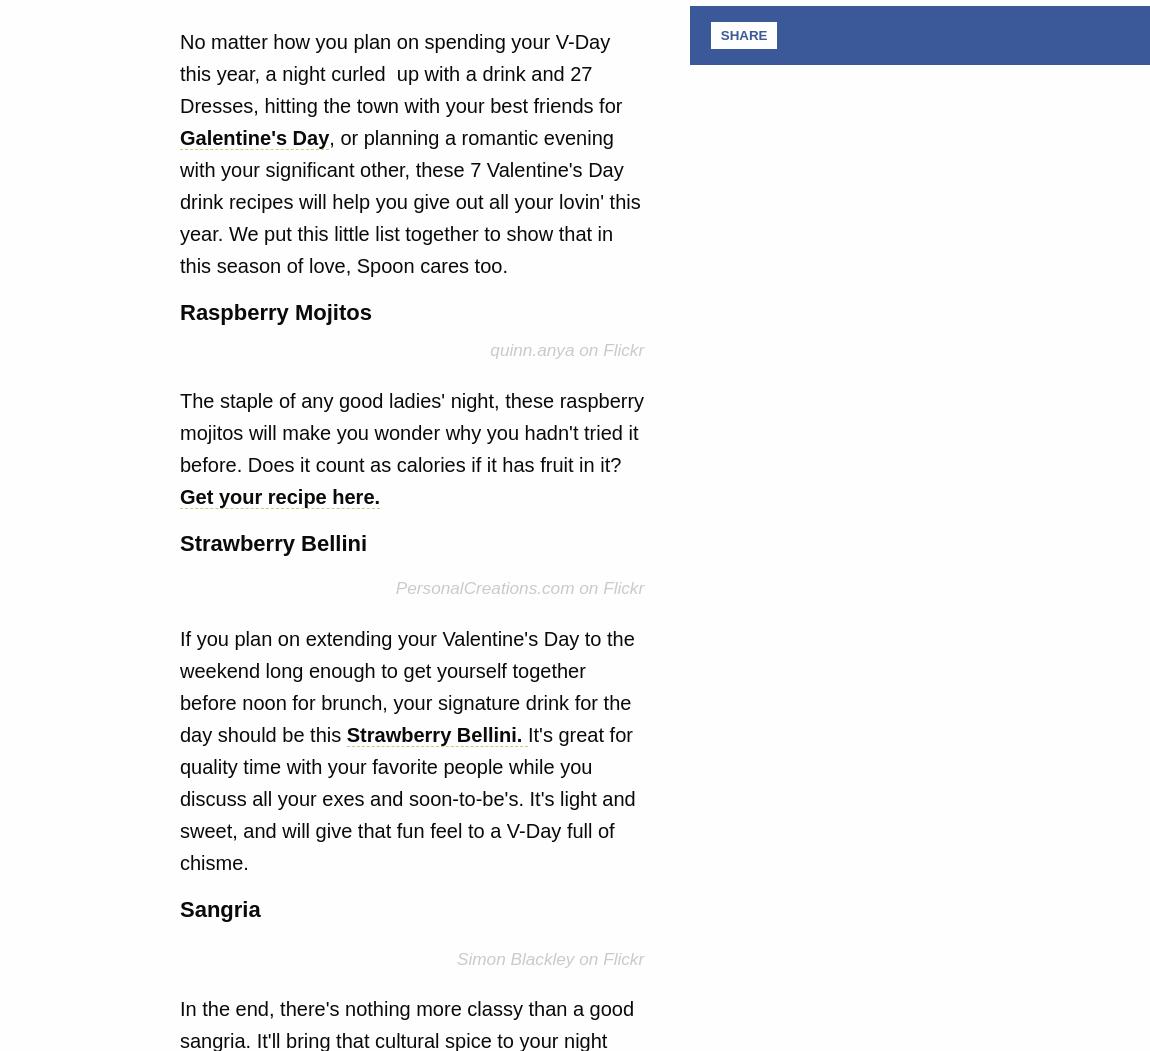 This screenshot has height=1051, width=1150. I want to click on ', or planning a romantic evening with your significant other, these 7 Valentine's Day drink recipes will help you give out all your lovin' this year. We put this little list together to show that in this season of love, Spoon cares too.', so click(409, 202).